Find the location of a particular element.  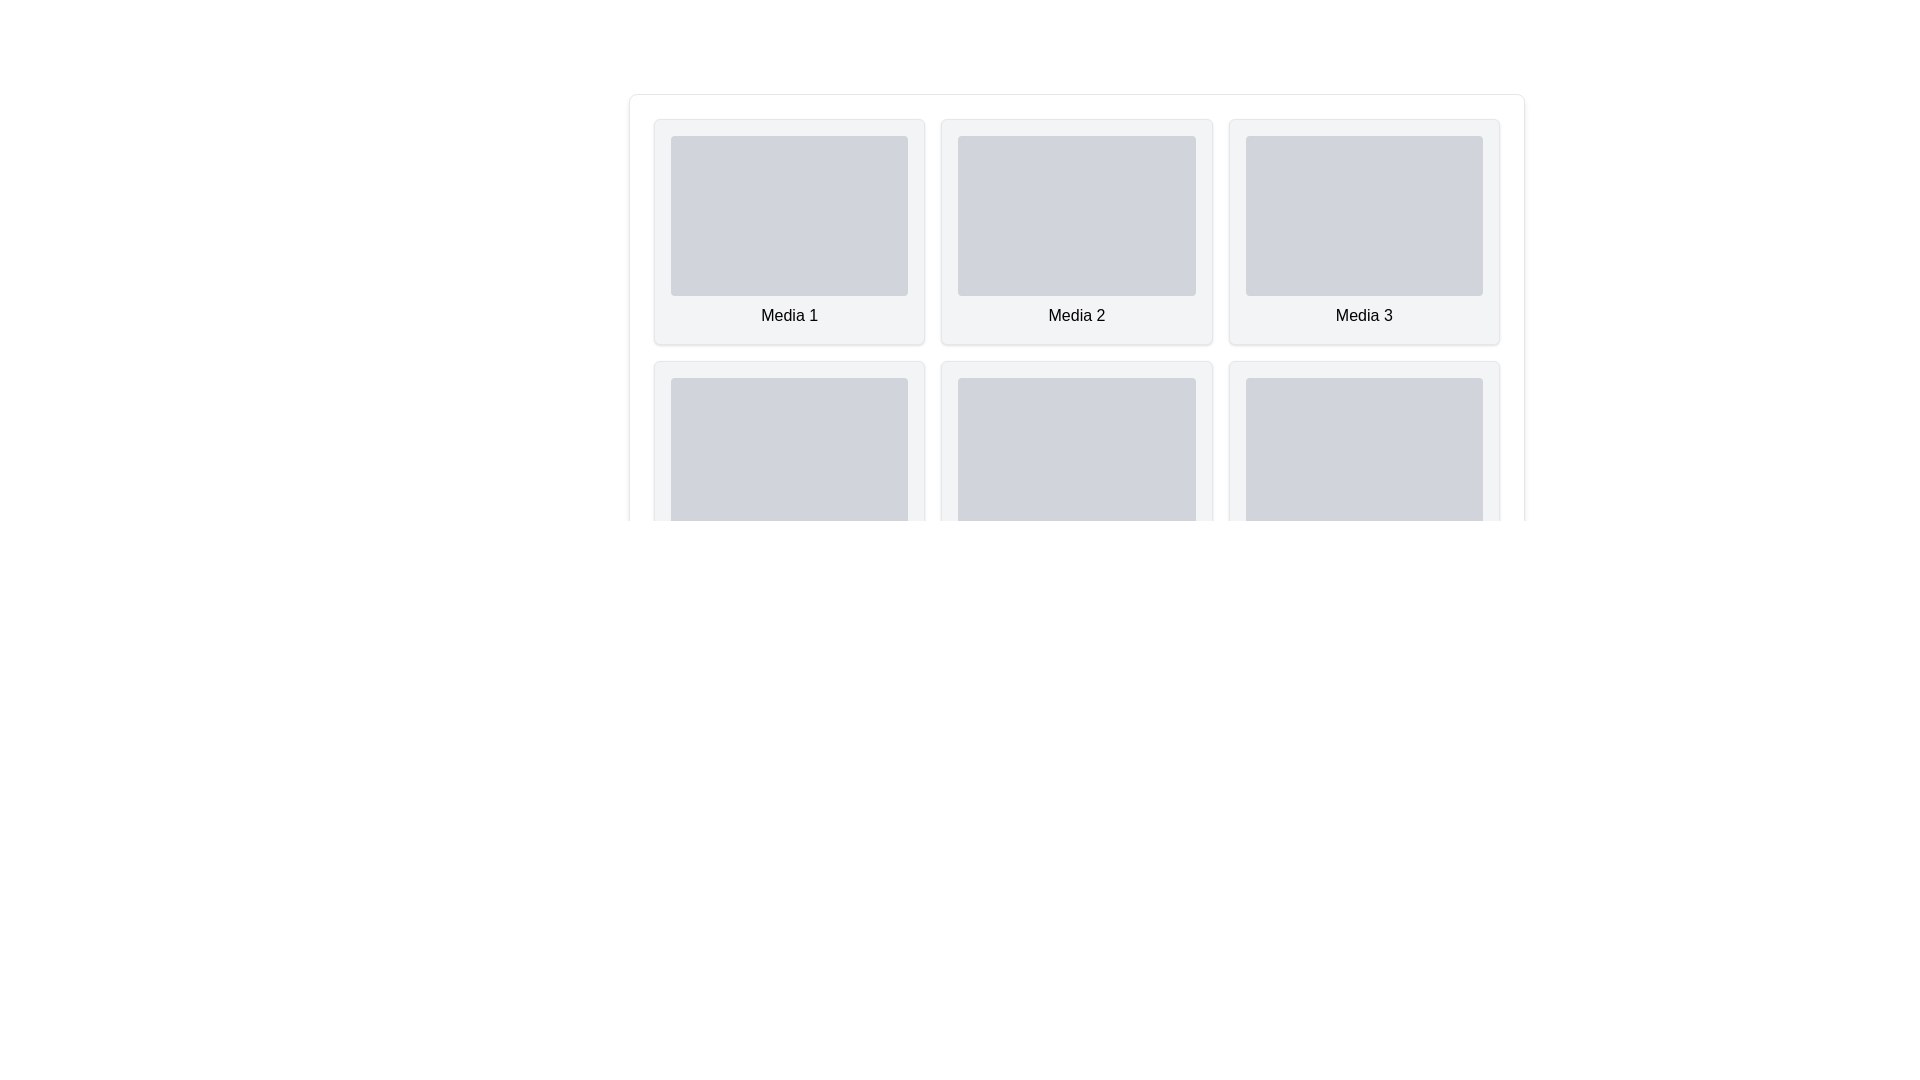

text label 'Media 2' which is styled in bold and centered, located below a gray placeholder image in a bordered, rounded rectangle in the grid layout is located at coordinates (1075, 315).